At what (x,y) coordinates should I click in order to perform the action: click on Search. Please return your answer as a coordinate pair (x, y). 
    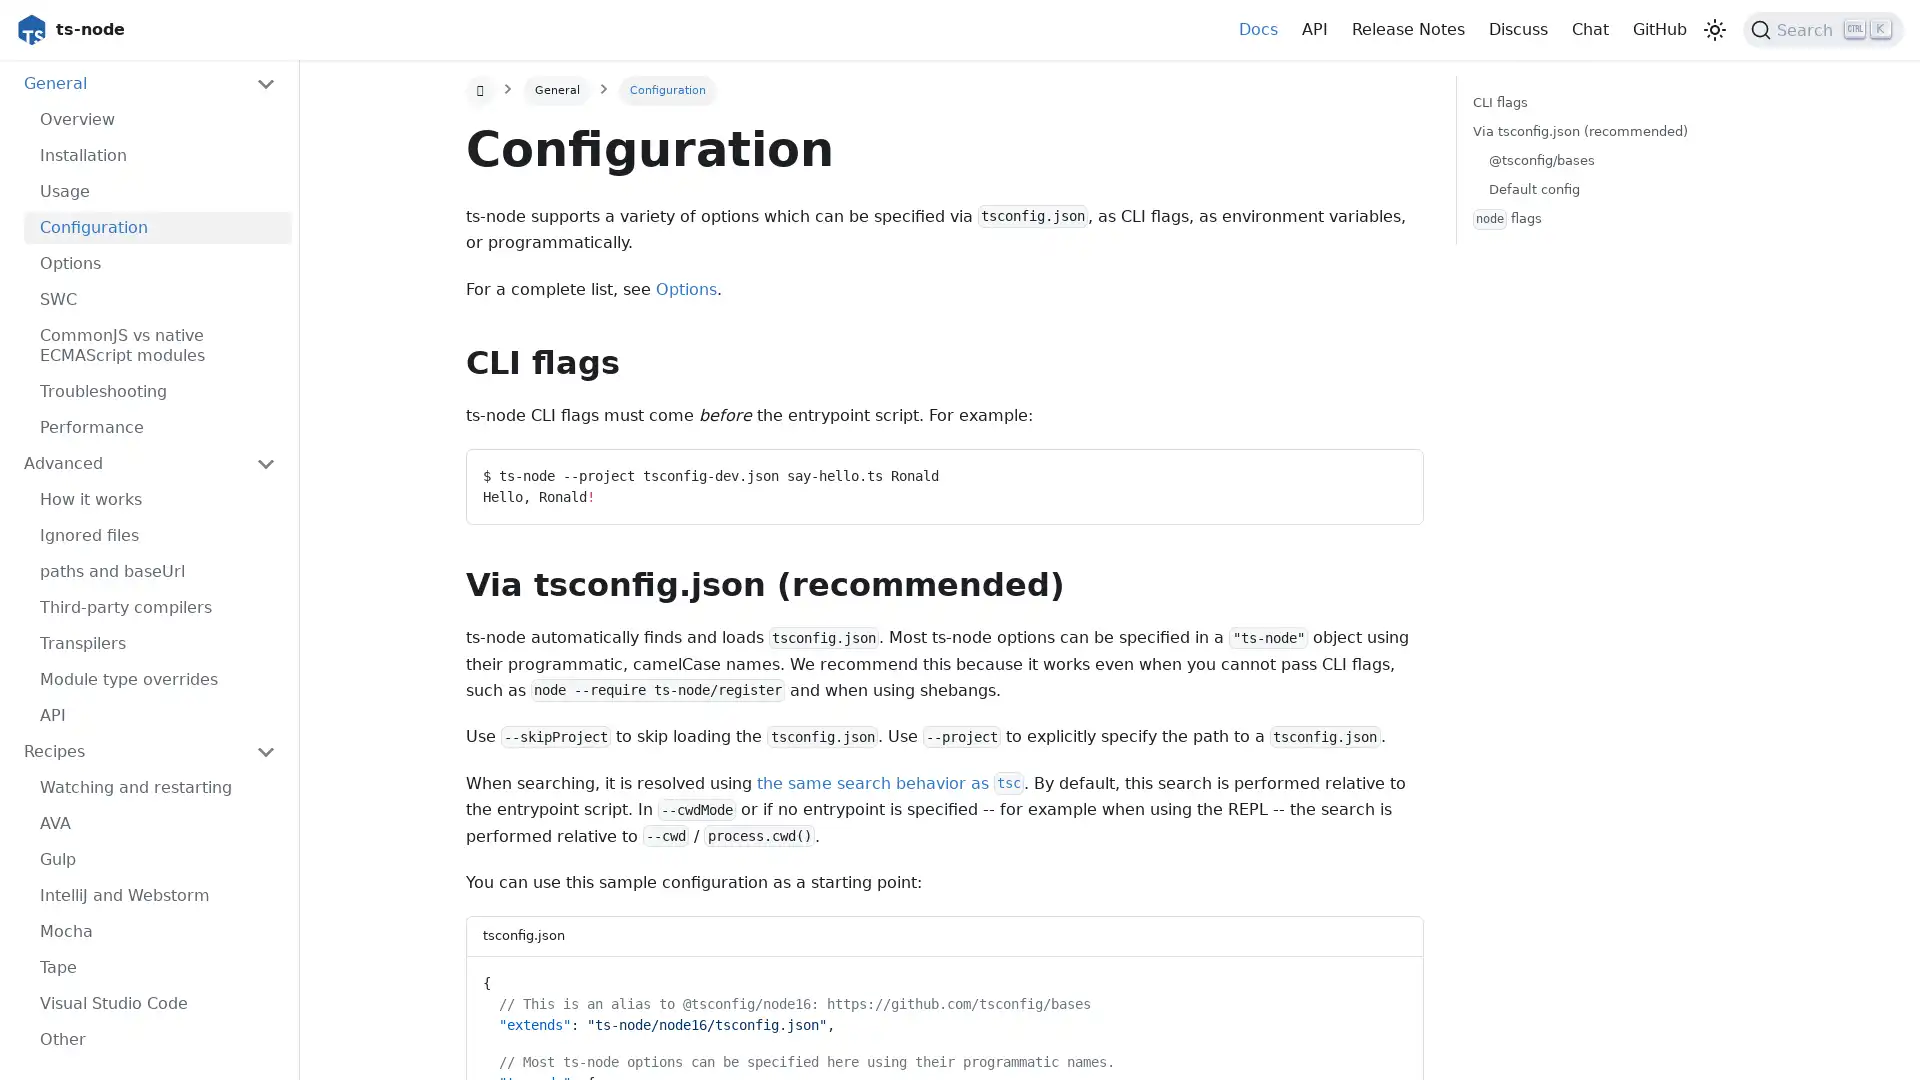
    Looking at the image, I should click on (1823, 30).